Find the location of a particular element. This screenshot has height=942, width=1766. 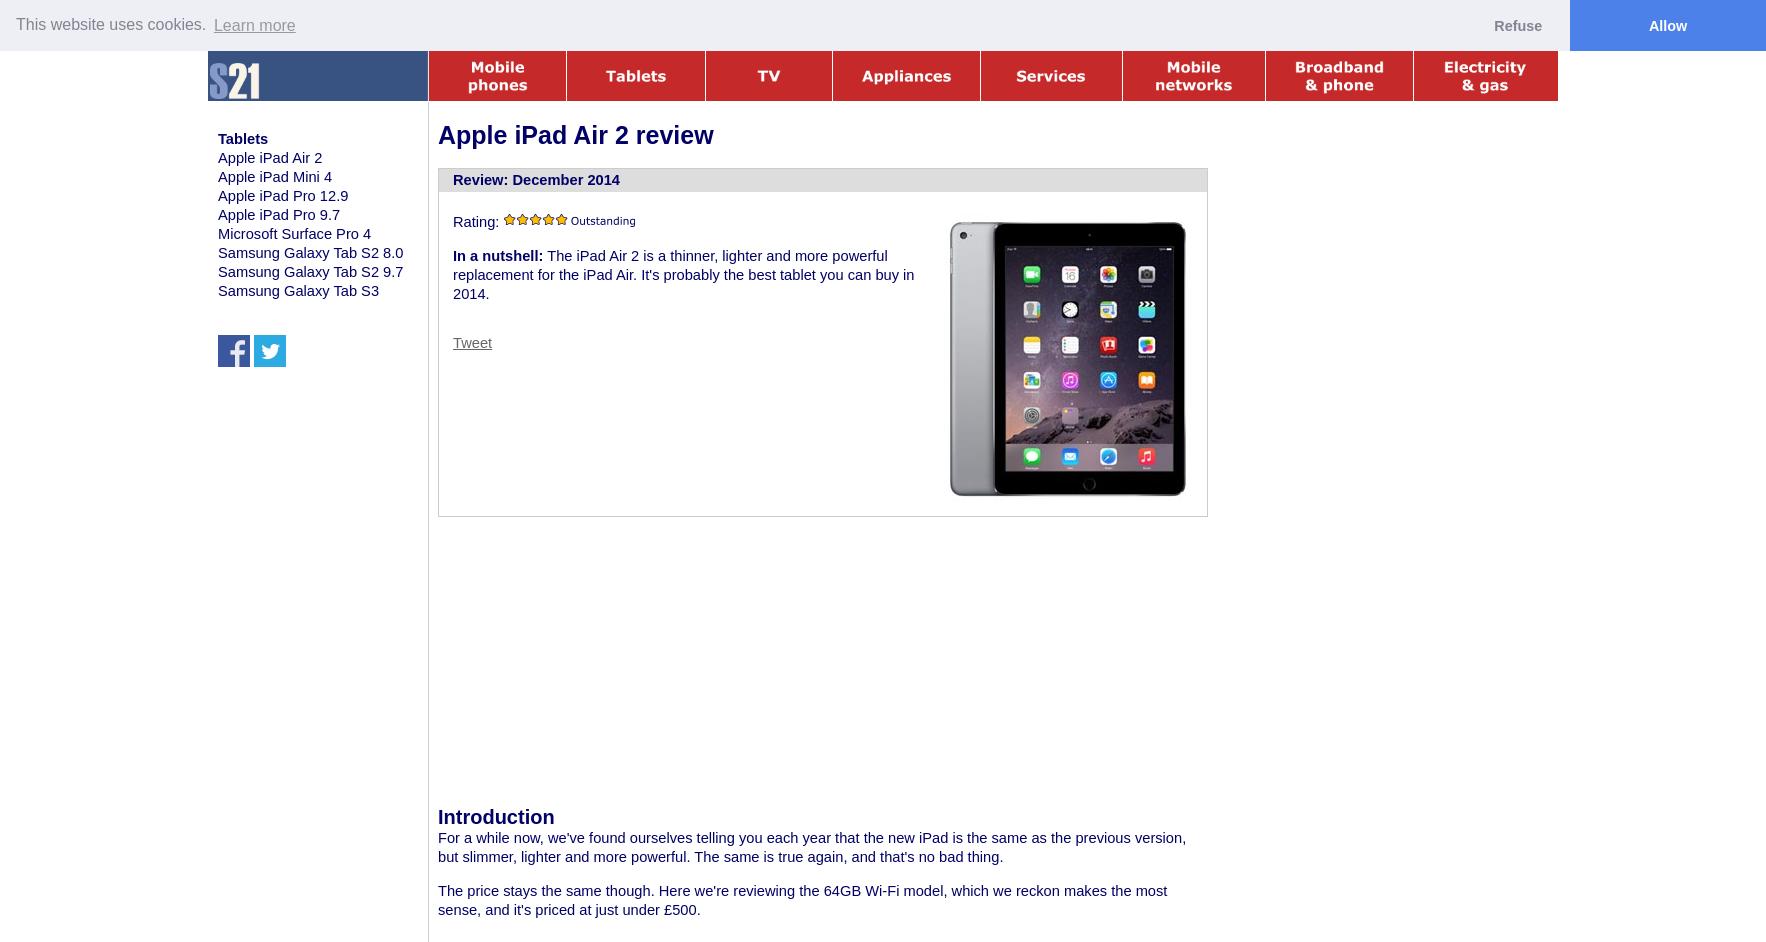

'Apple iPad Mini 4' is located at coordinates (273, 174).